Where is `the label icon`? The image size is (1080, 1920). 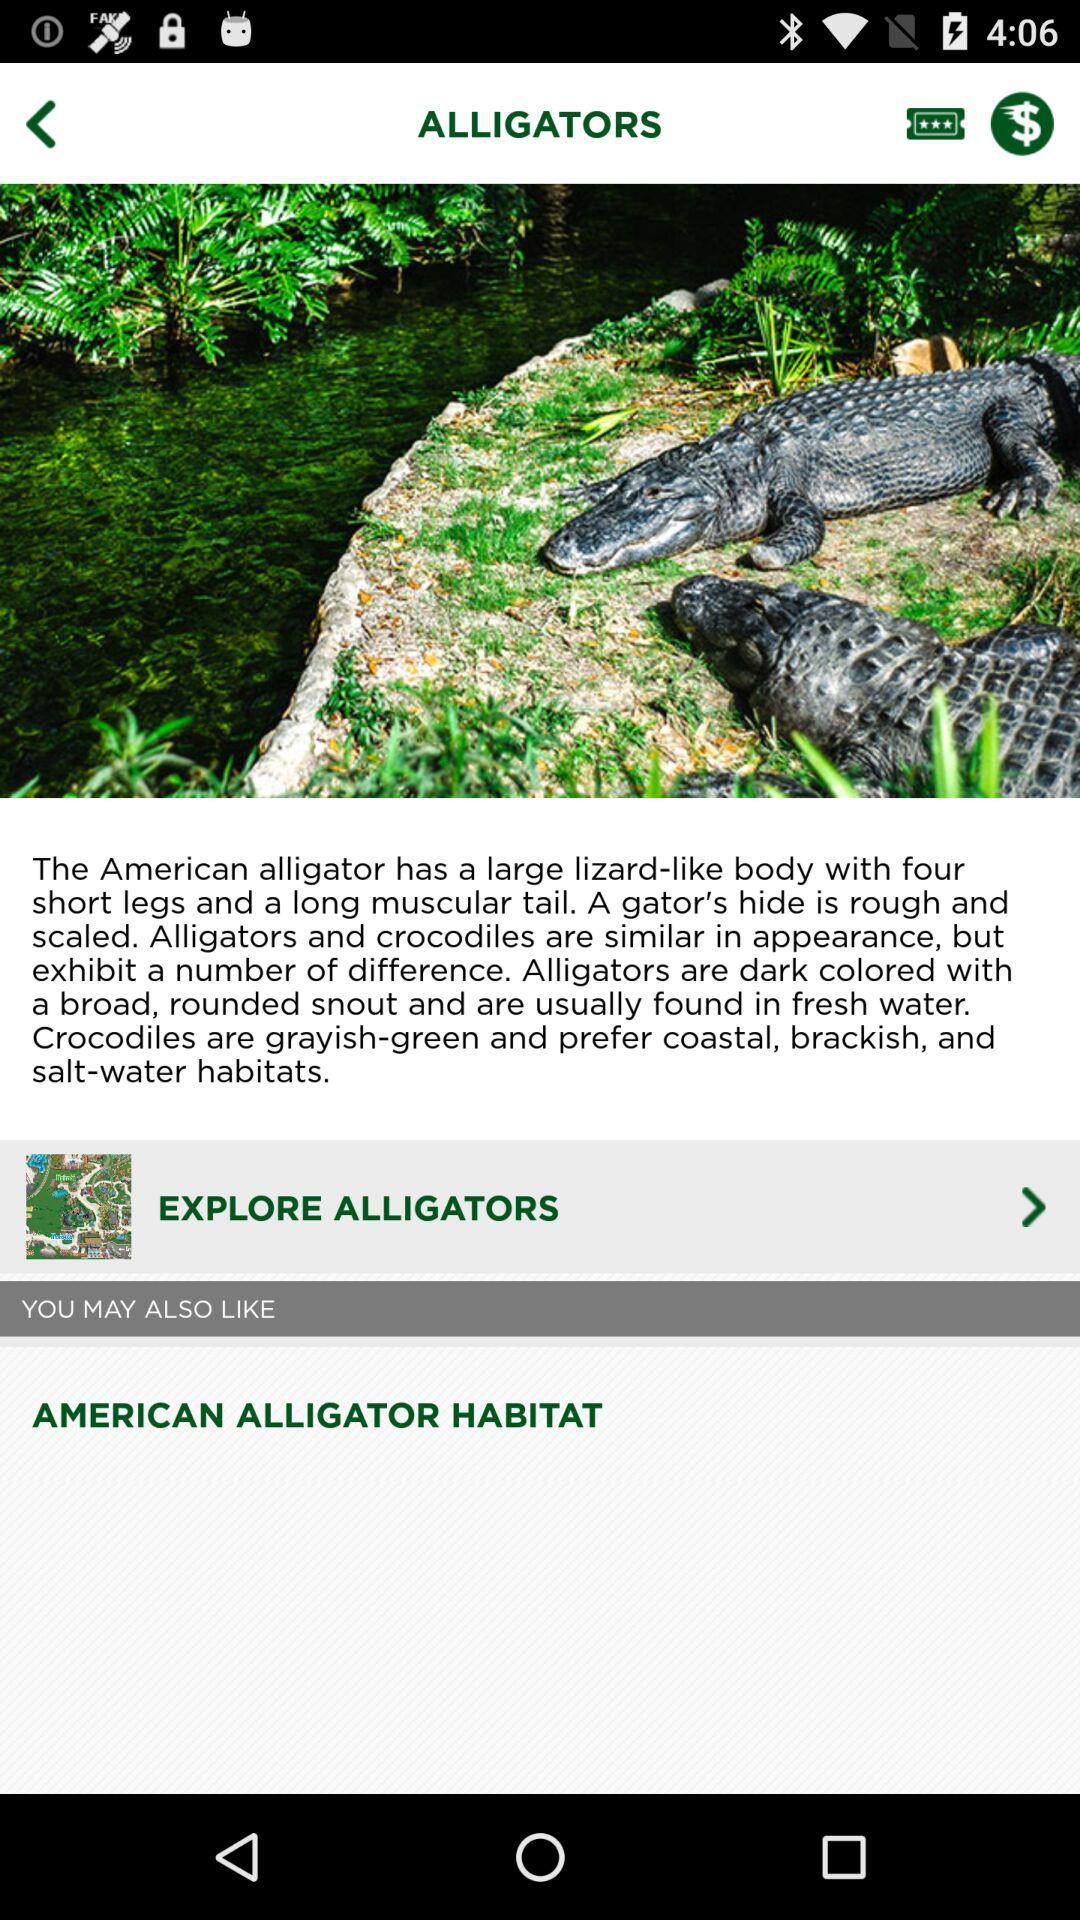 the label icon is located at coordinates (947, 131).